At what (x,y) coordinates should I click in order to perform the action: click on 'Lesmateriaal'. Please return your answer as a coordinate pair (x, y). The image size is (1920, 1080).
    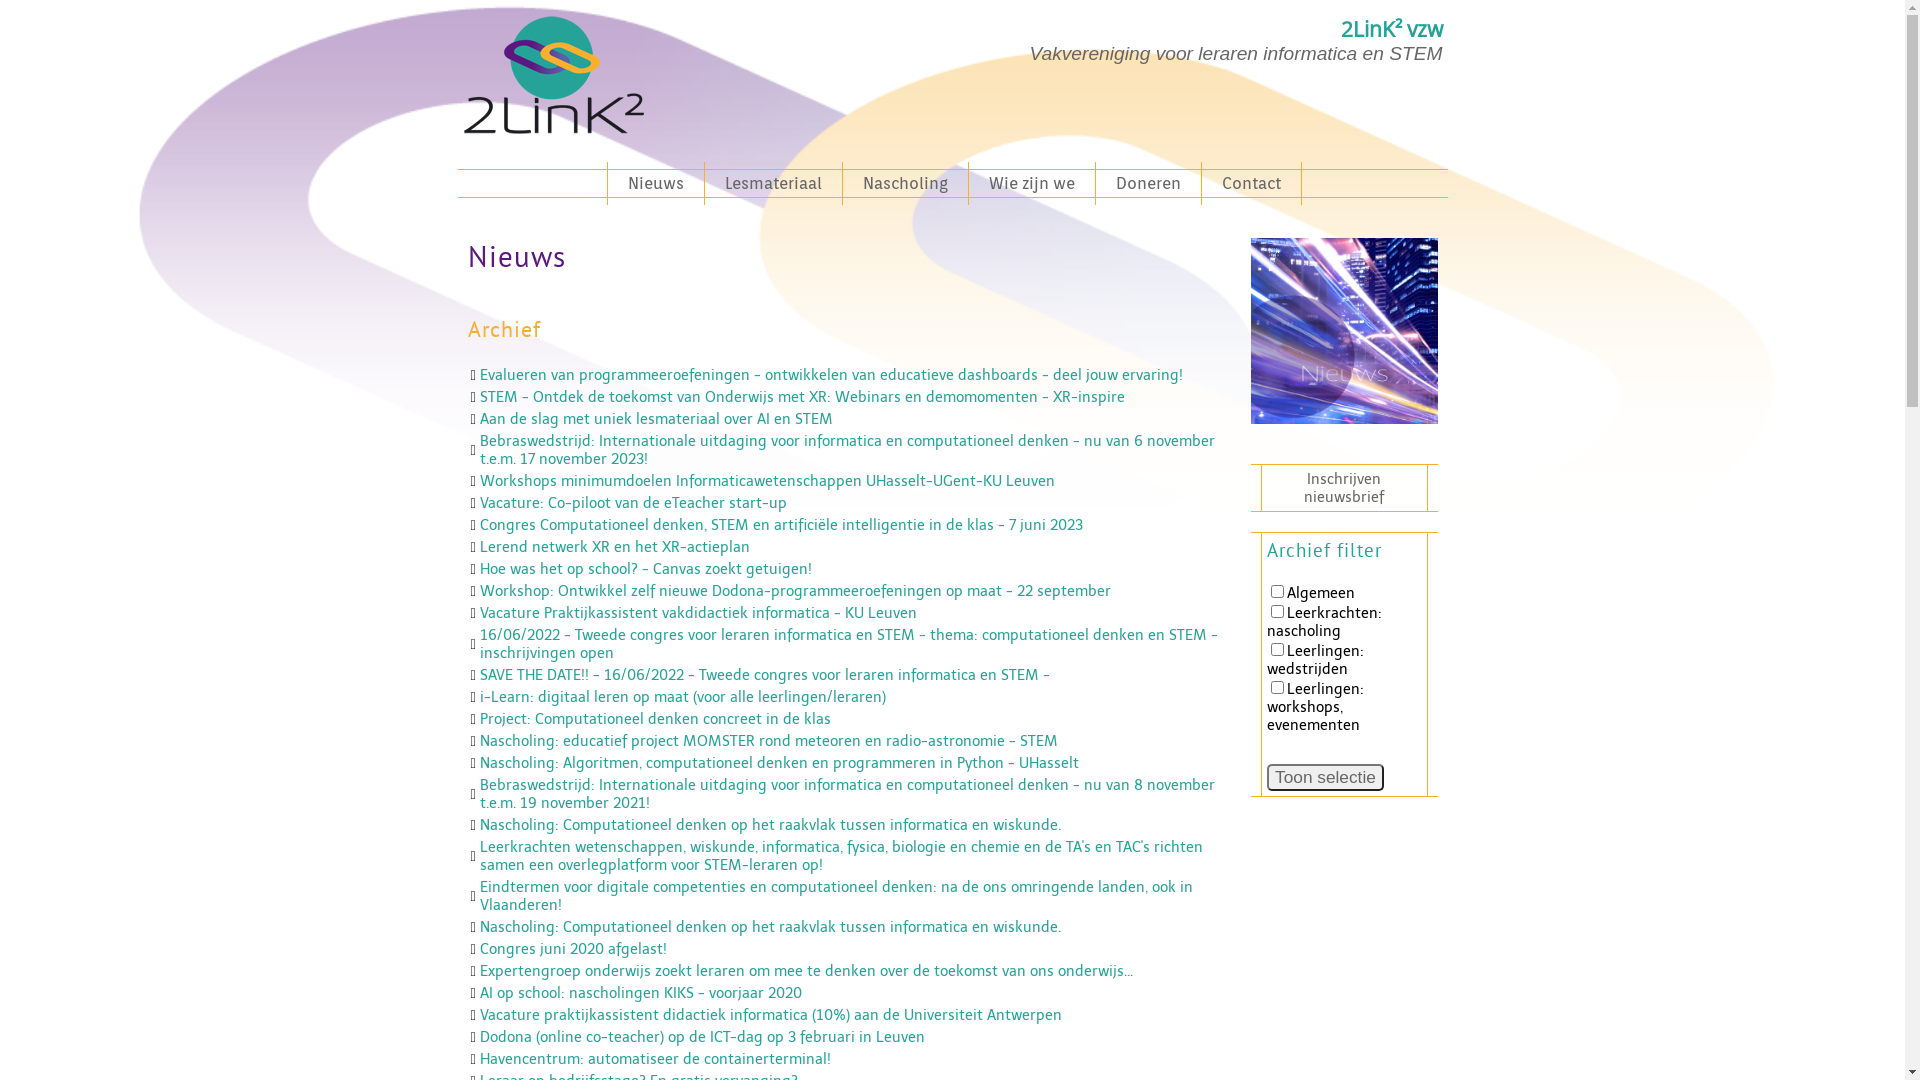
    Looking at the image, I should click on (771, 183).